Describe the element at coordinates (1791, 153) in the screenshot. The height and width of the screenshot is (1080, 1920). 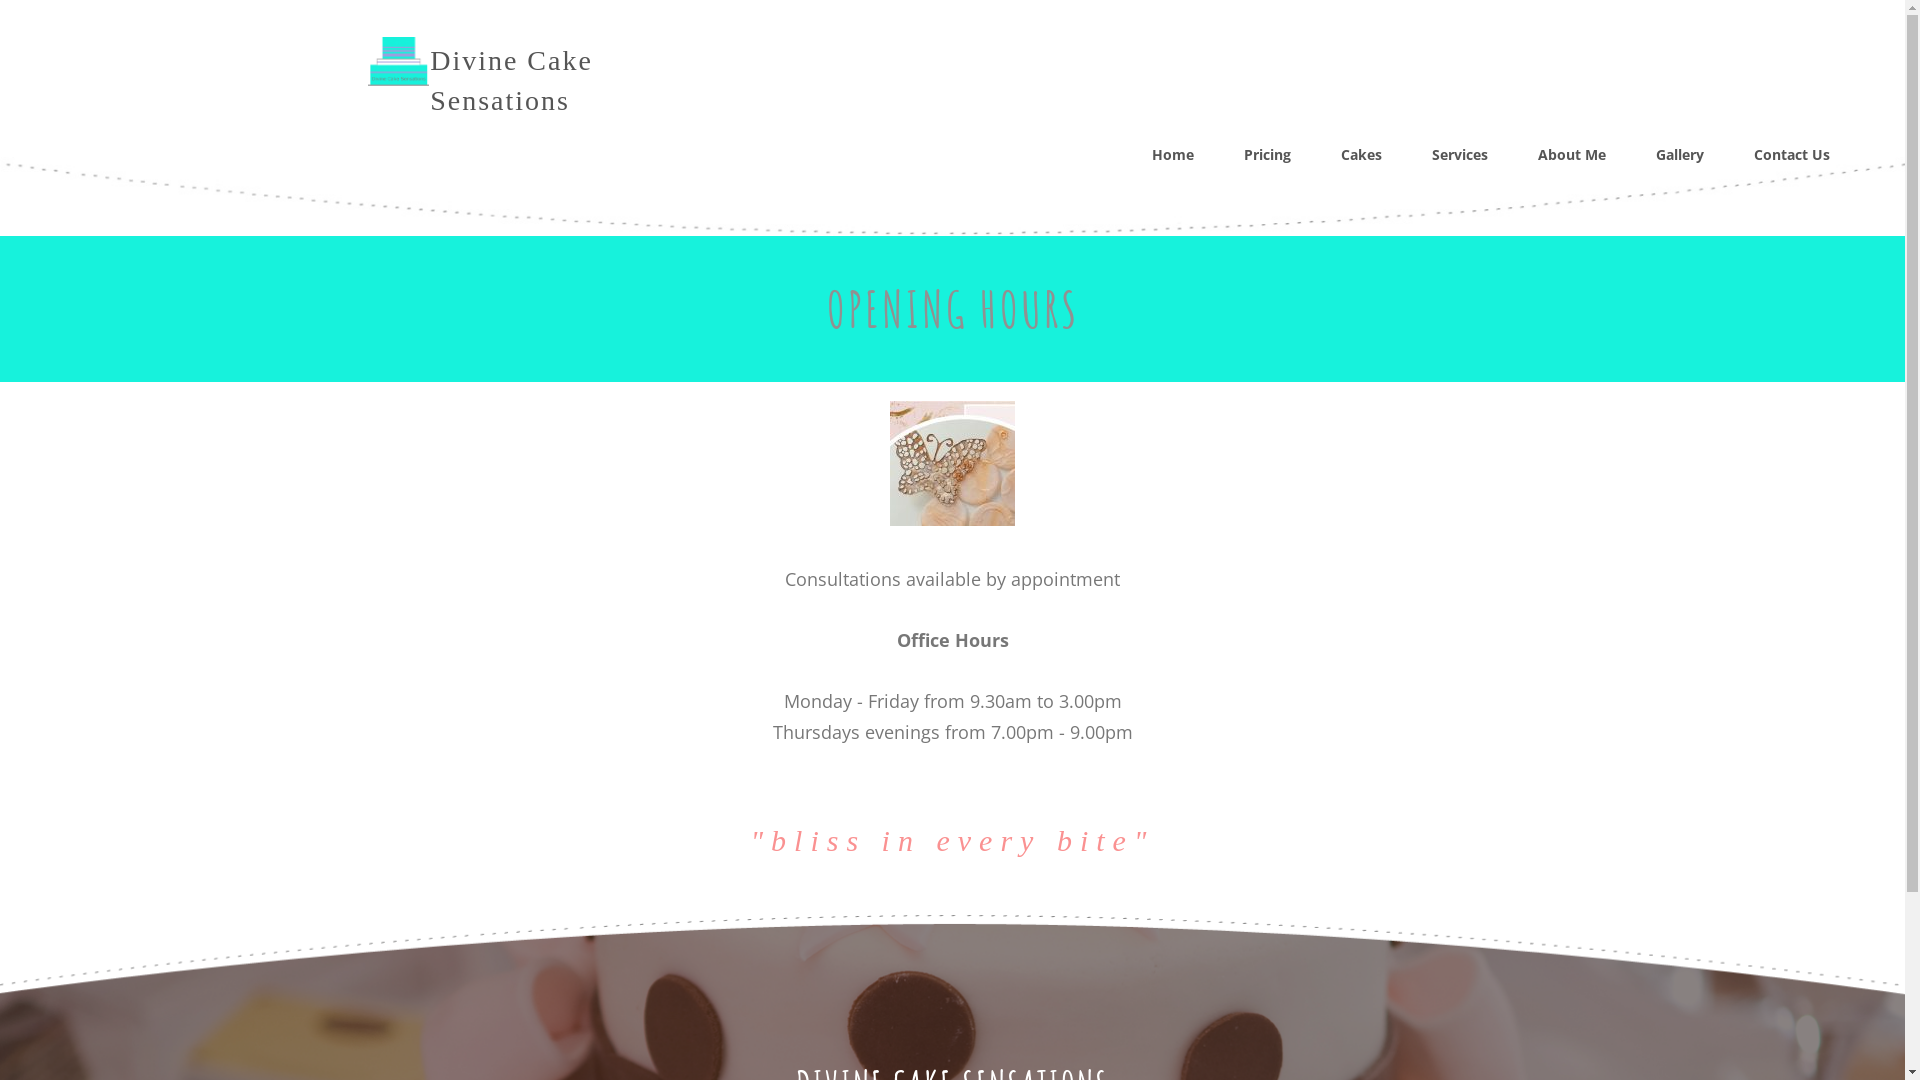
I see `'Contact Us'` at that location.